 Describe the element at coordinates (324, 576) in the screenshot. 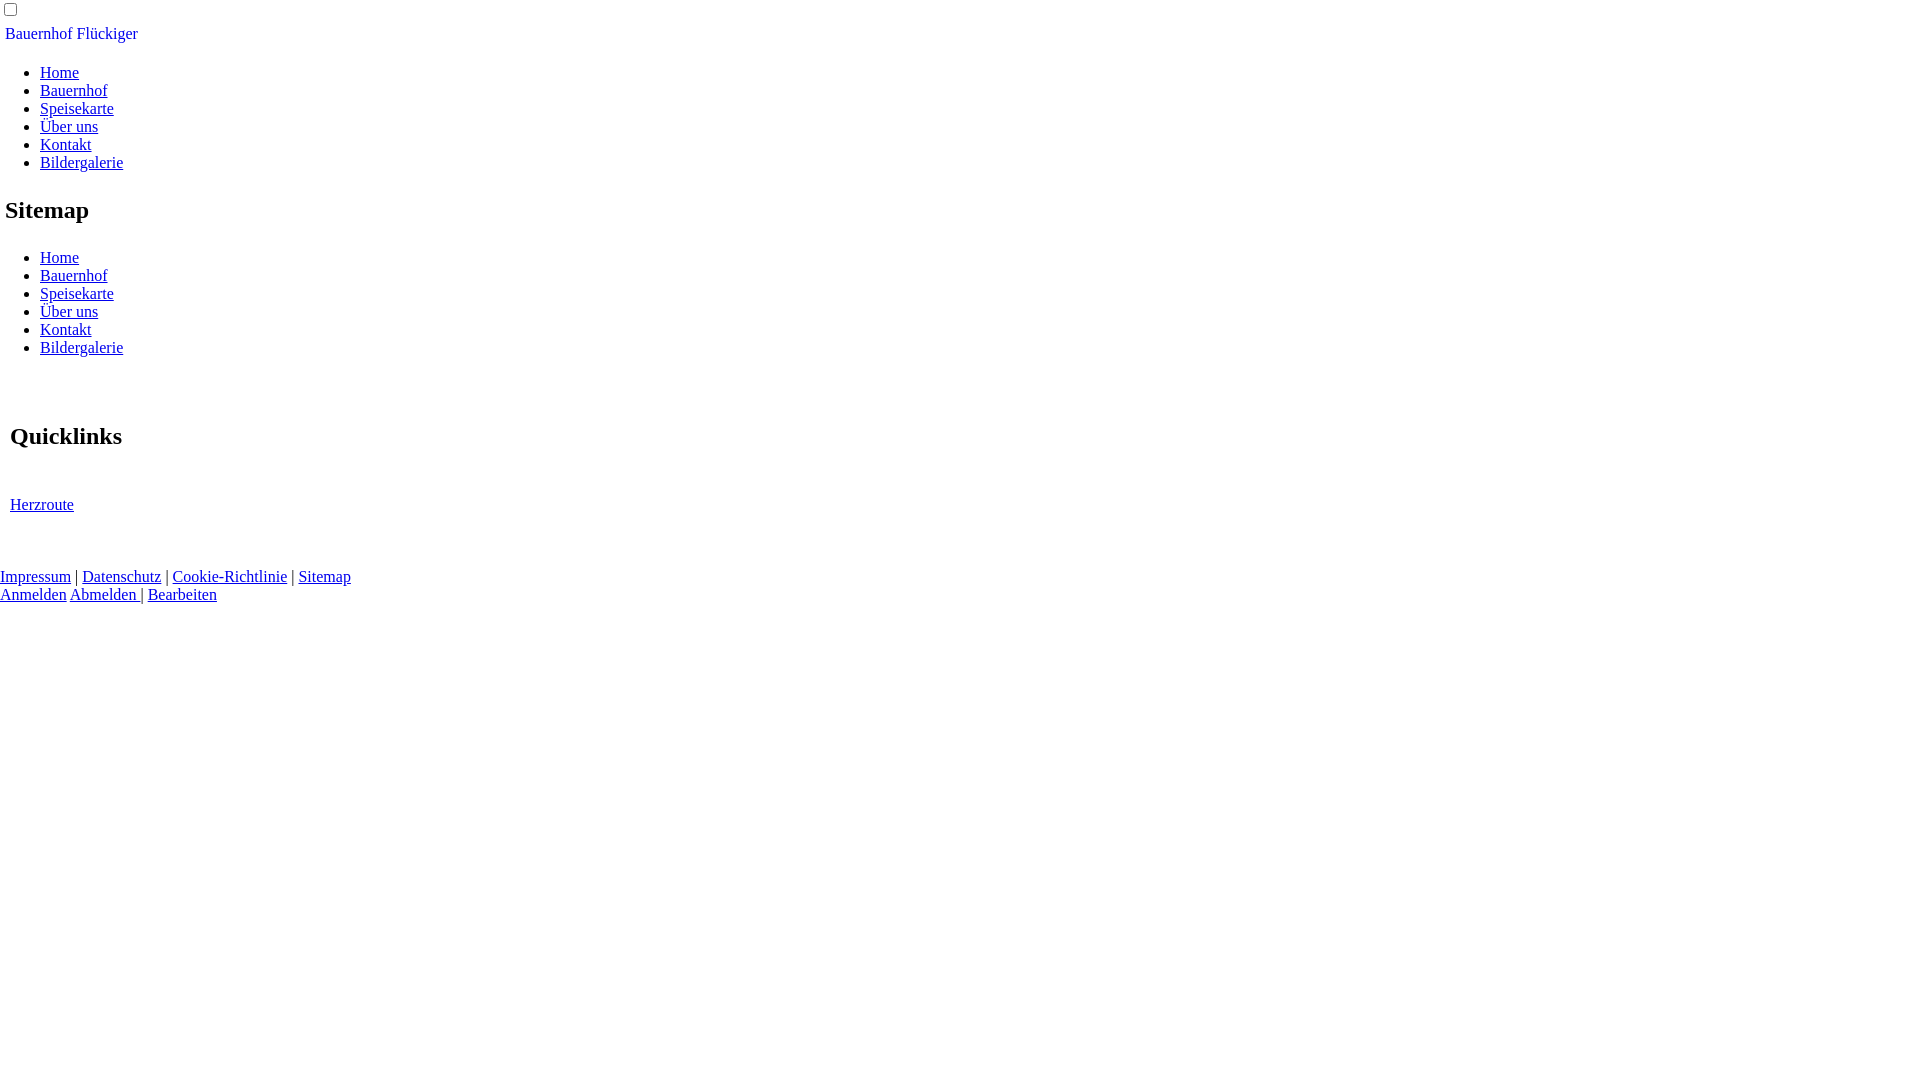

I see `'Sitemap'` at that location.